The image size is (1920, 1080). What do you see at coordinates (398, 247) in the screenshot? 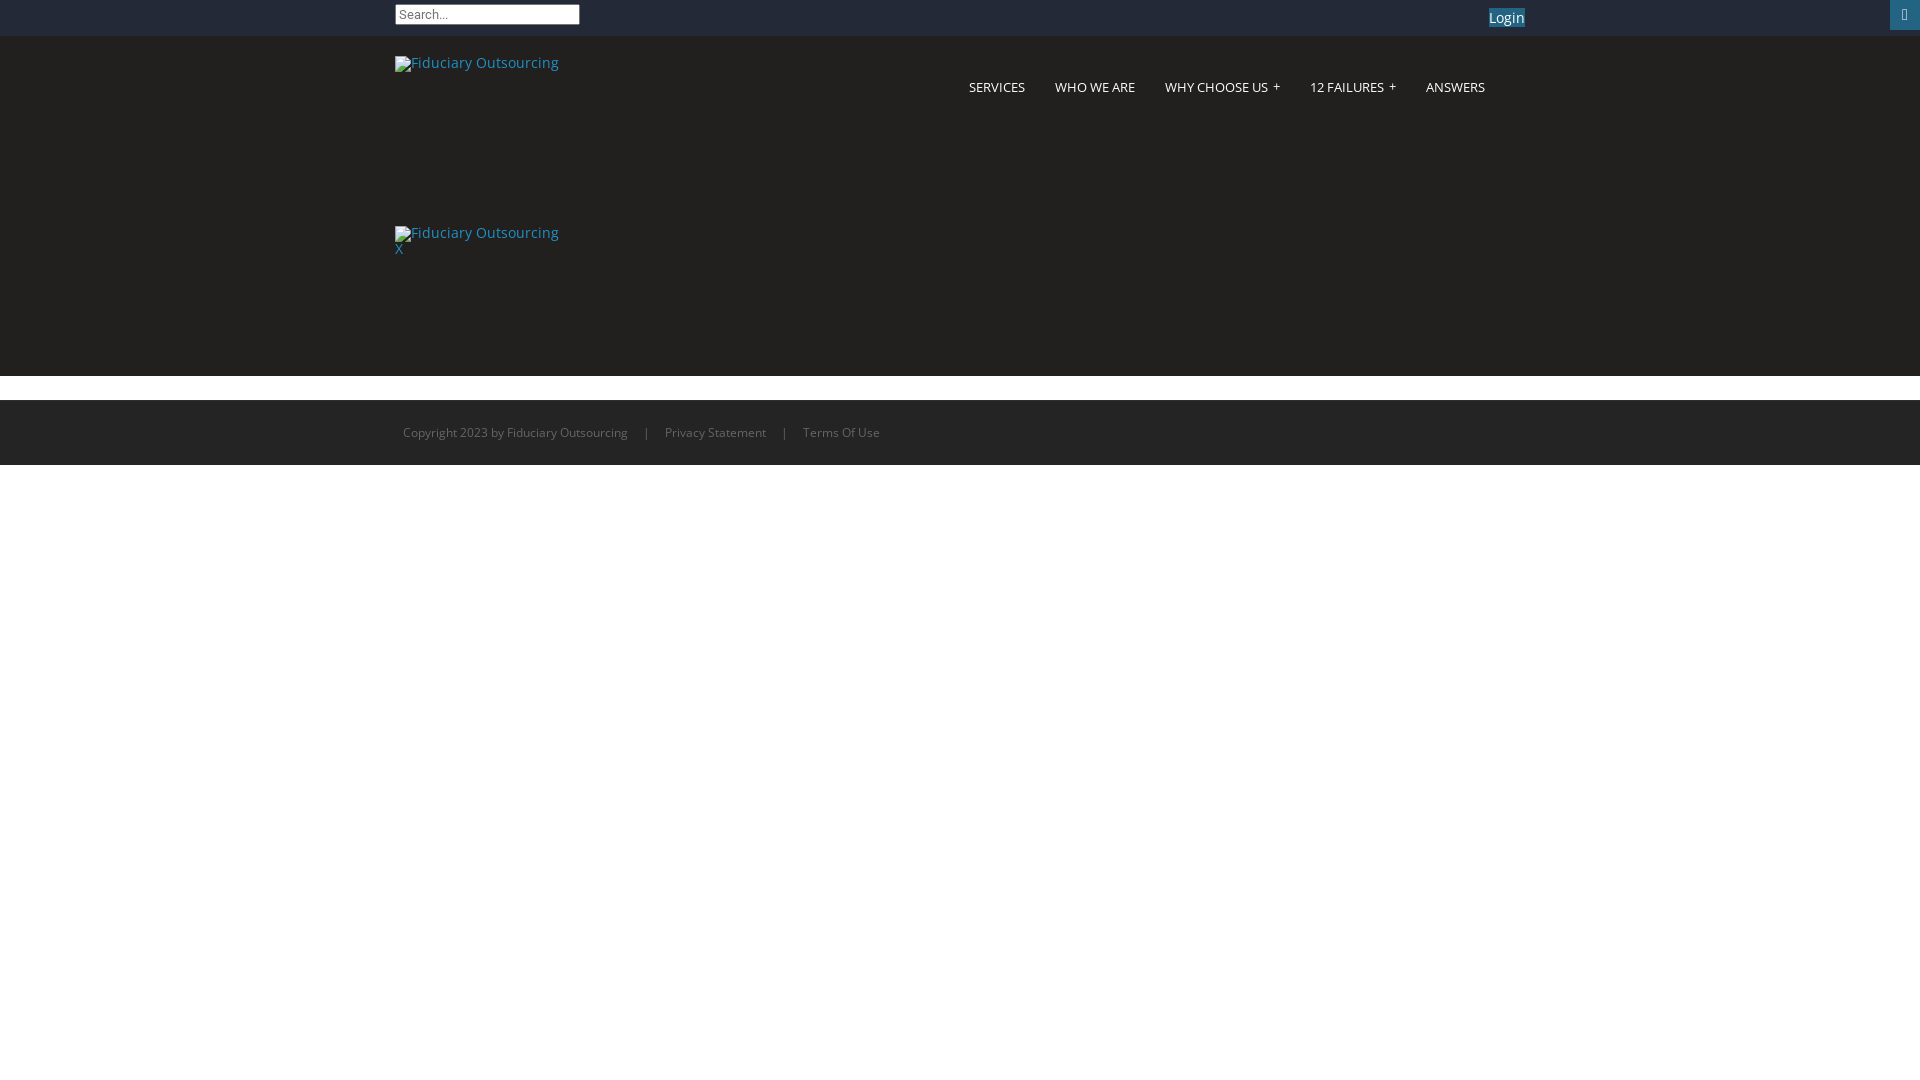
I see `'X'` at bounding box center [398, 247].